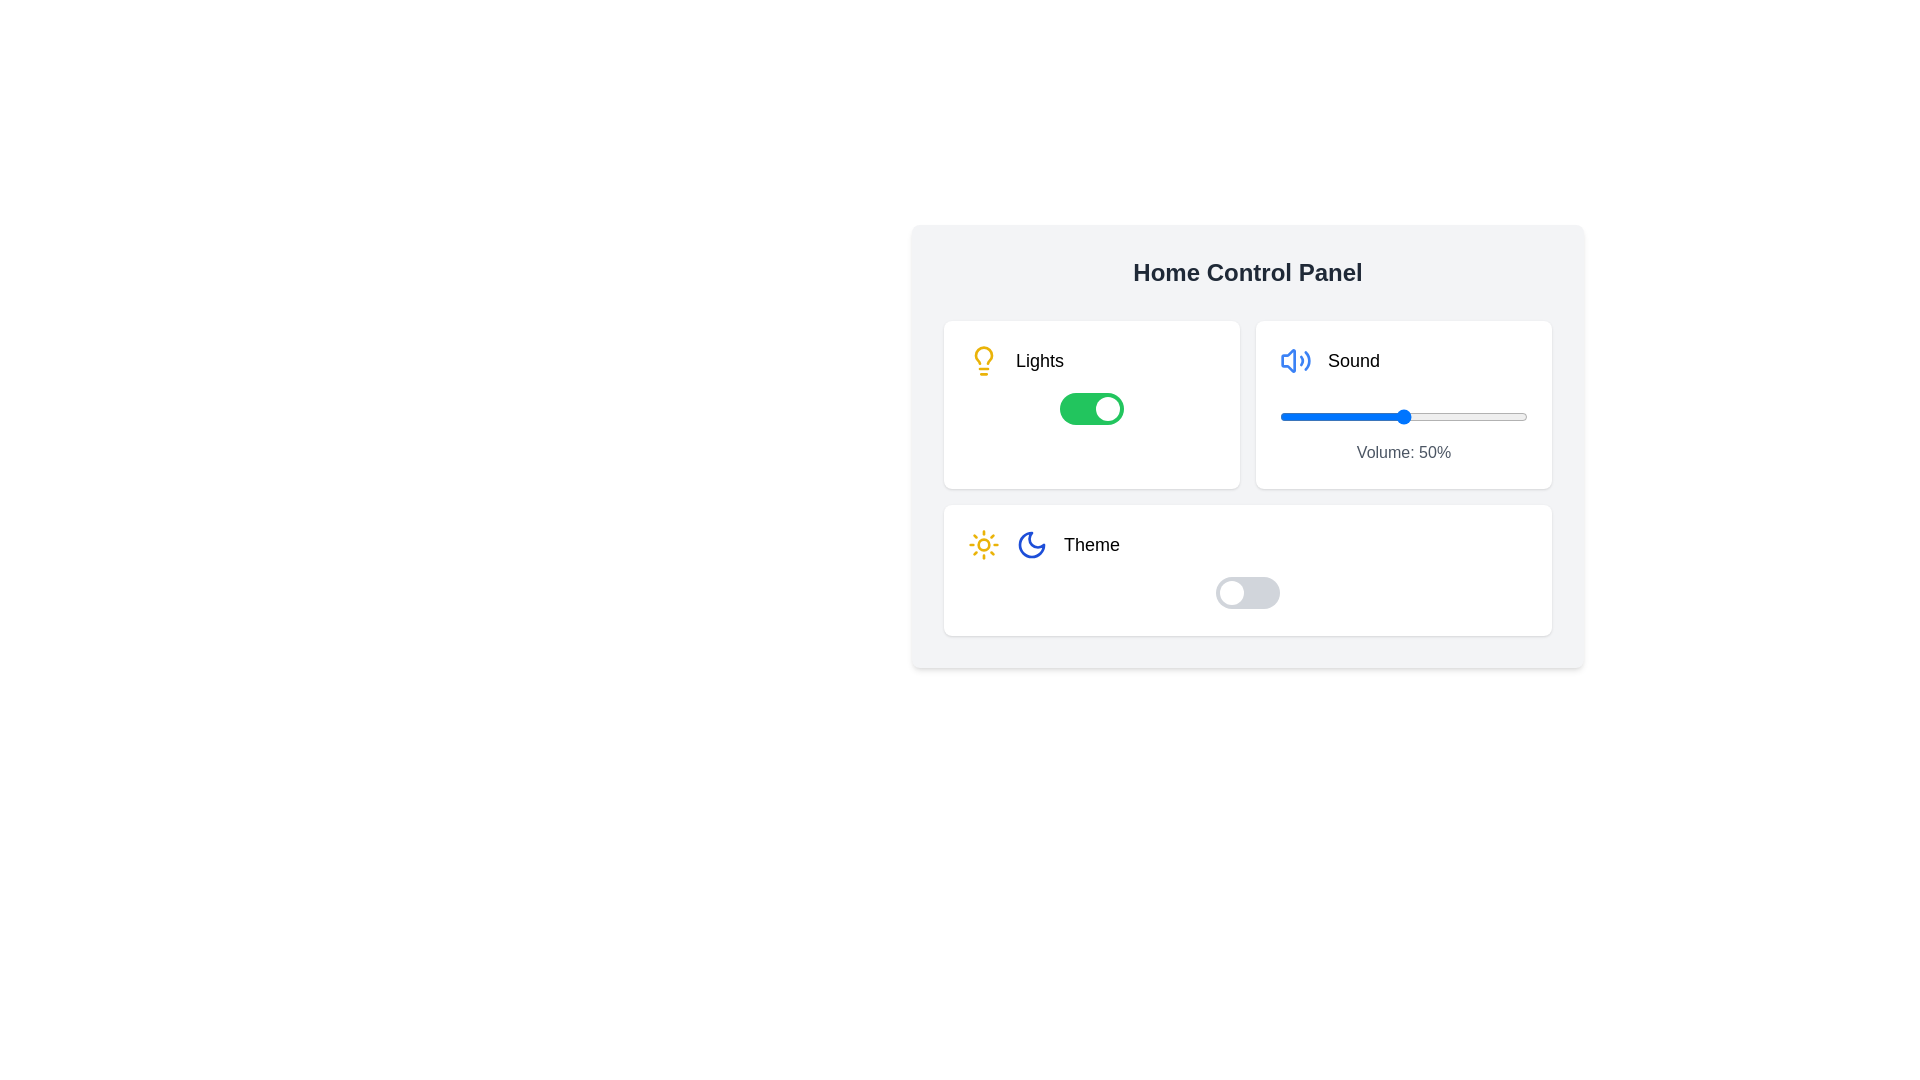 This screenshot has width=1920, height=1080. Describe the element at coordinates (983, 544) in the screenshot. I see `the center of the sun icon, which is used for toggling the light theme in the control panel interface` at that location.